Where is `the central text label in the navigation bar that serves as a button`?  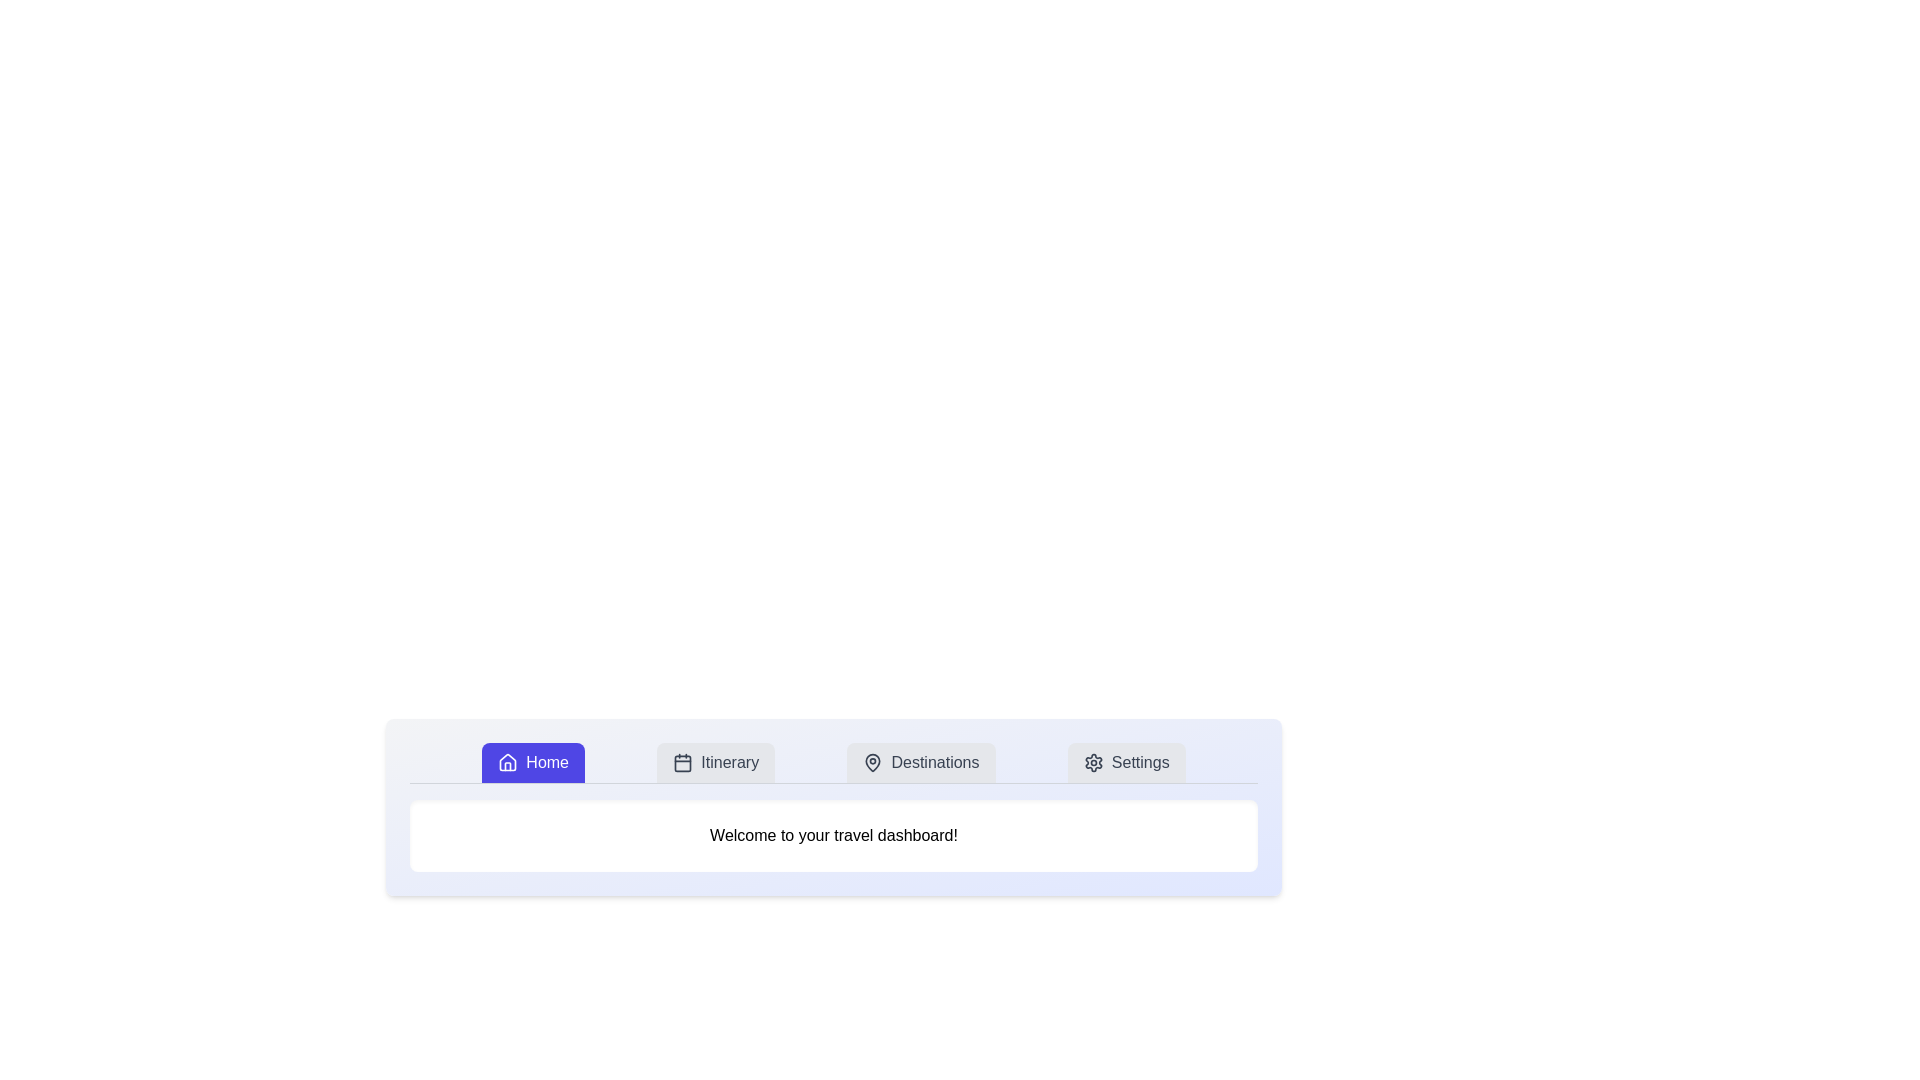
the central text label in the navigation bar that serves as a button is located at coordinates (729, 763).